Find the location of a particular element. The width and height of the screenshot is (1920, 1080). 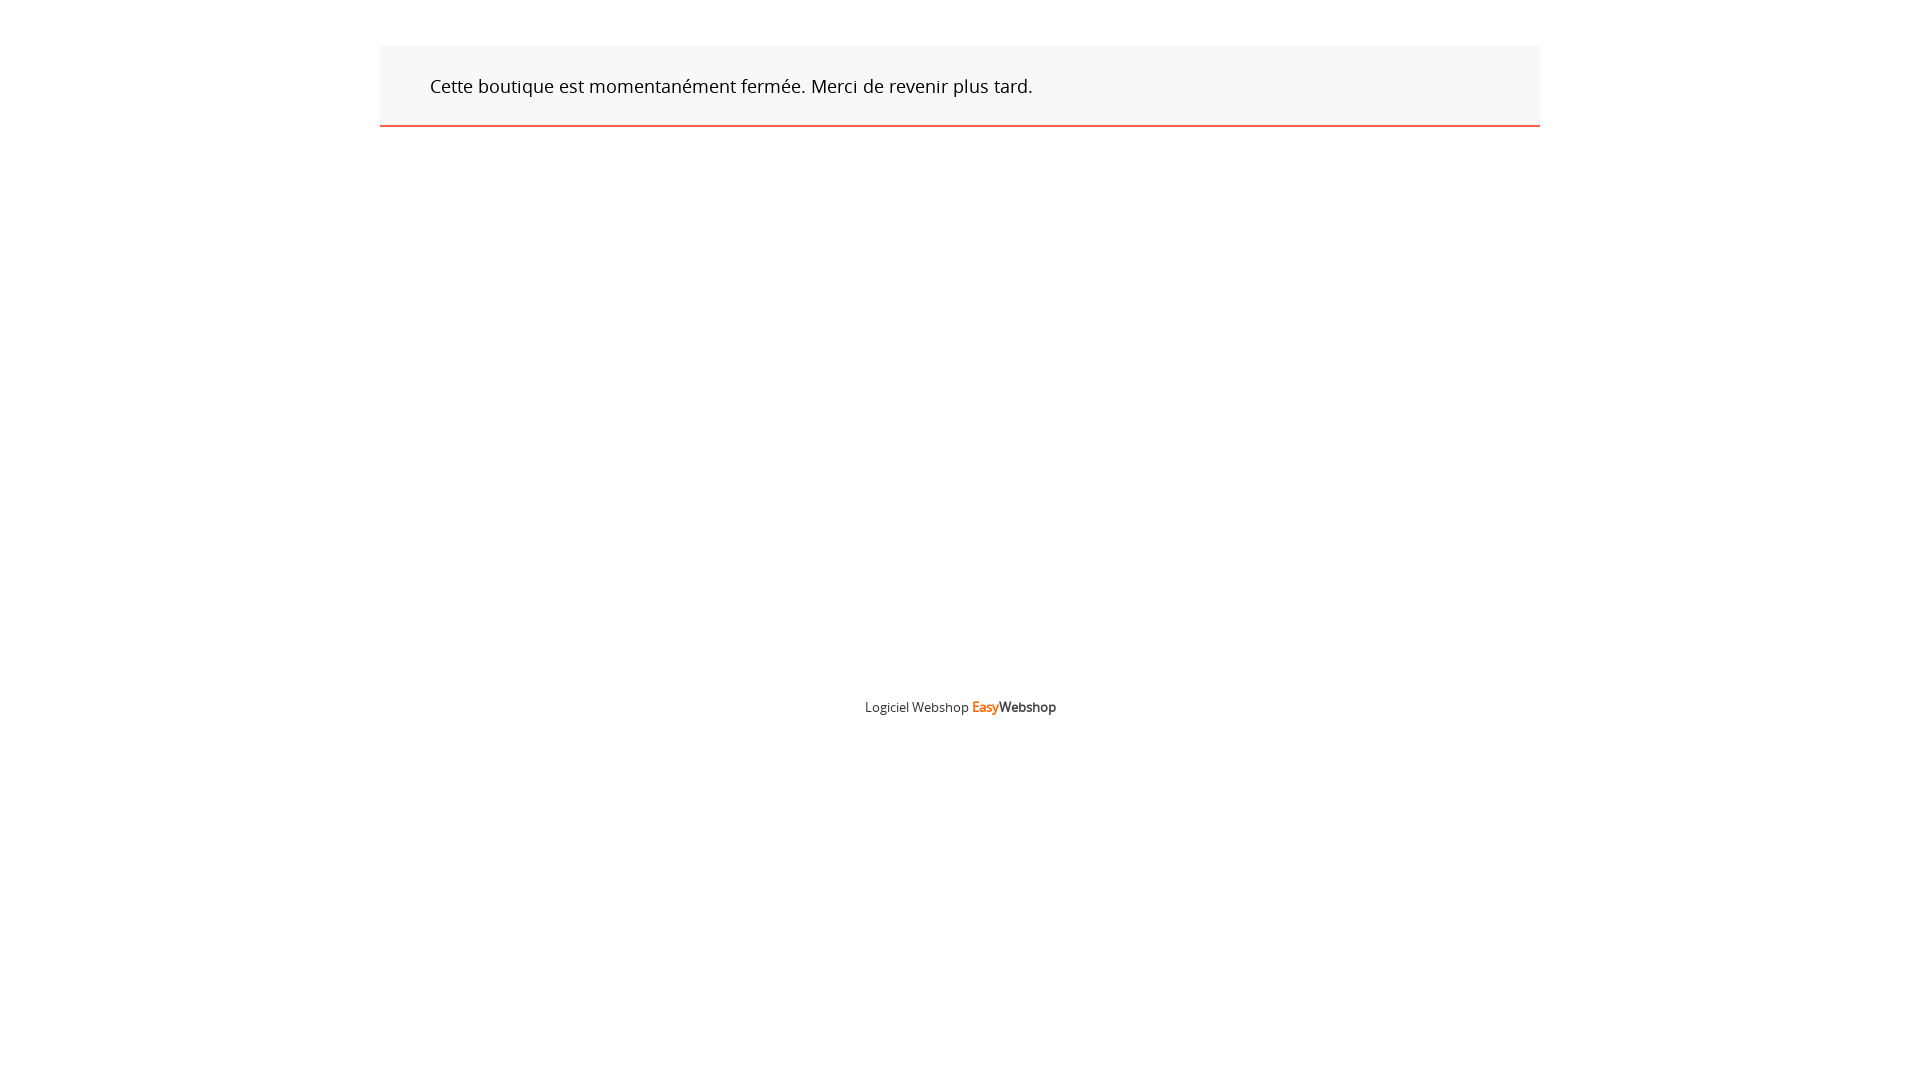

'Logiciel Webshop EasyWebshop' is located at coordinates (958, 705).